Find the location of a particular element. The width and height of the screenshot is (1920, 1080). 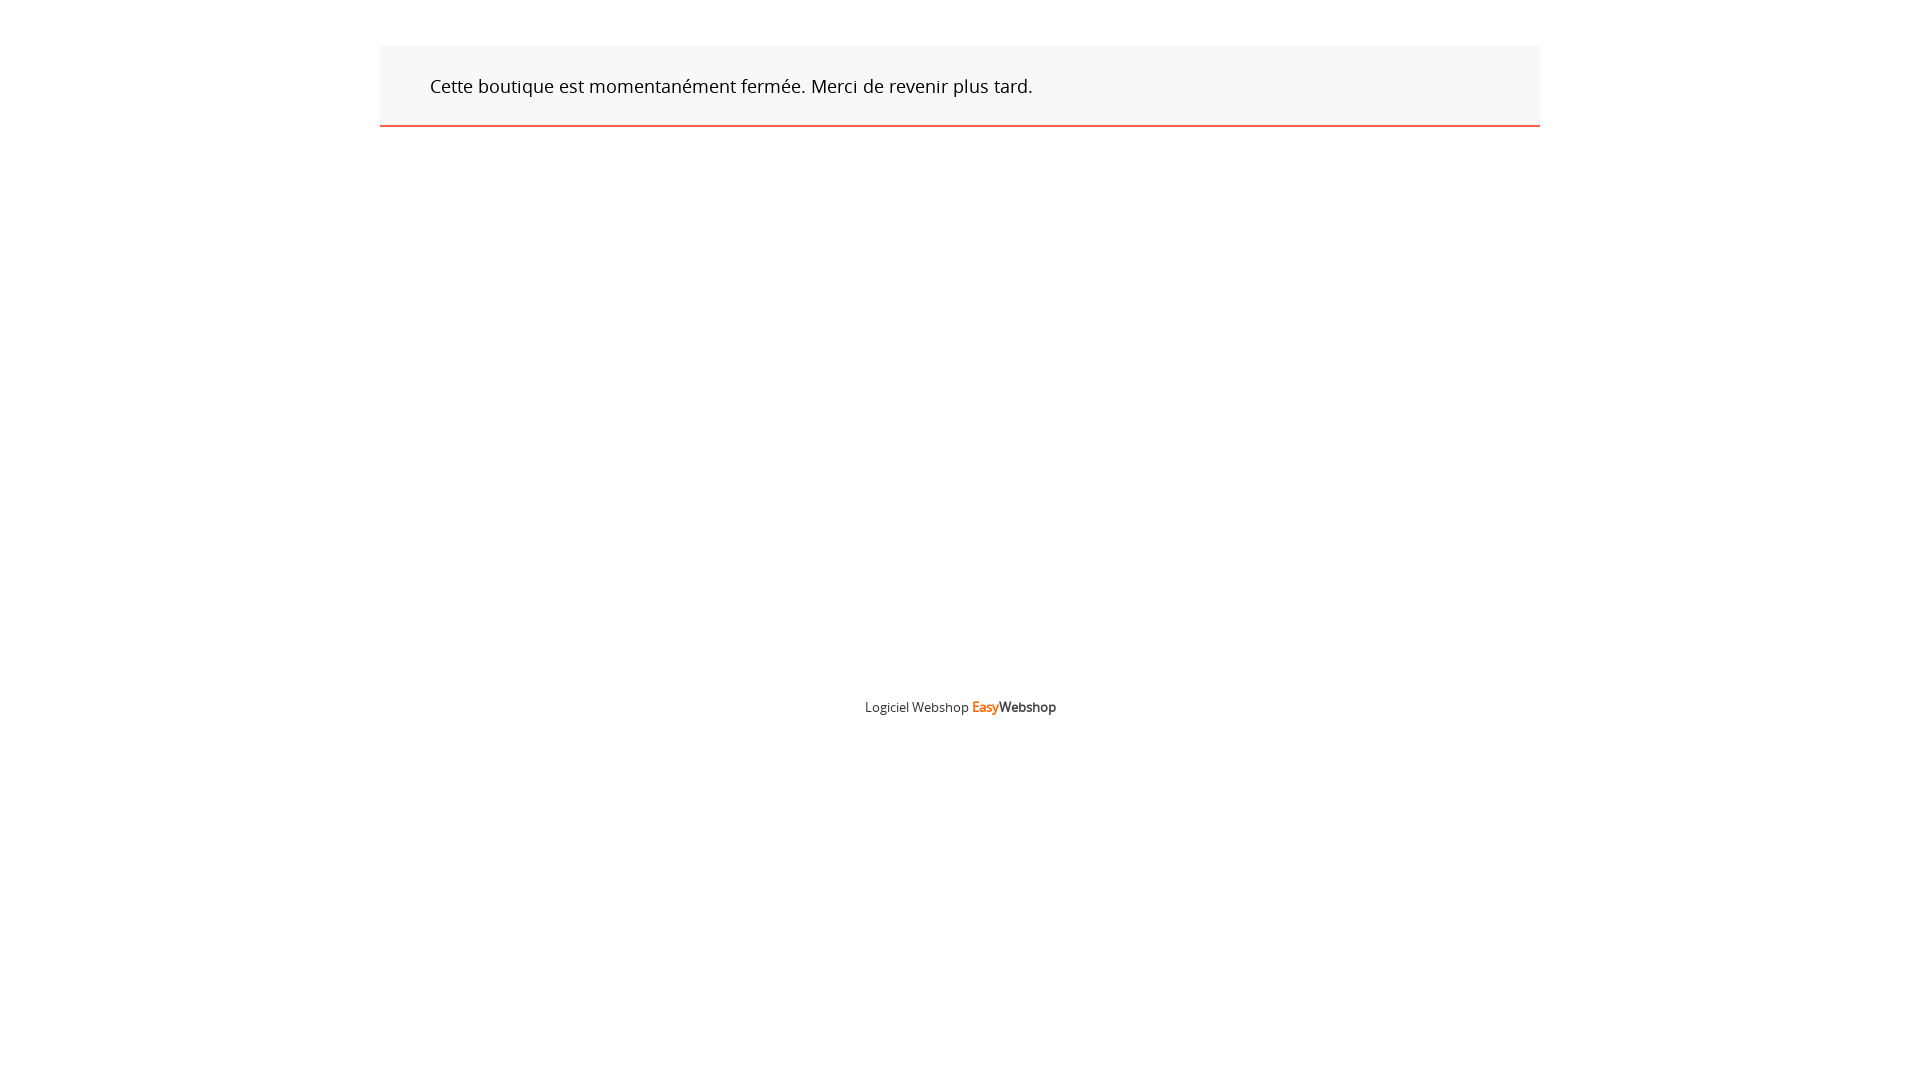

'Logiciel Webshop EasyWebshop' is located at coordinates (958, 705).